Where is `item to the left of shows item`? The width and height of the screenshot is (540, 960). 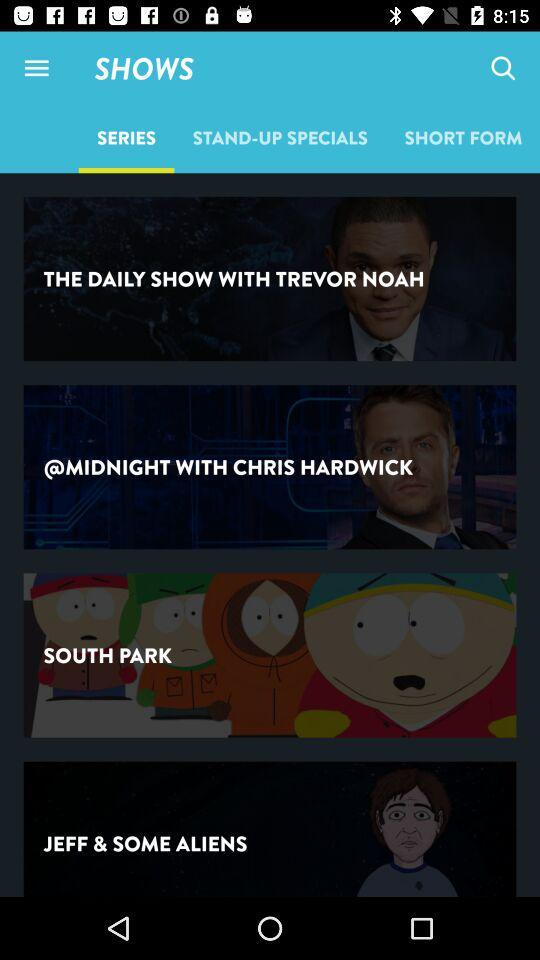 item to the left of shows item is located at coordinates (36, 68).